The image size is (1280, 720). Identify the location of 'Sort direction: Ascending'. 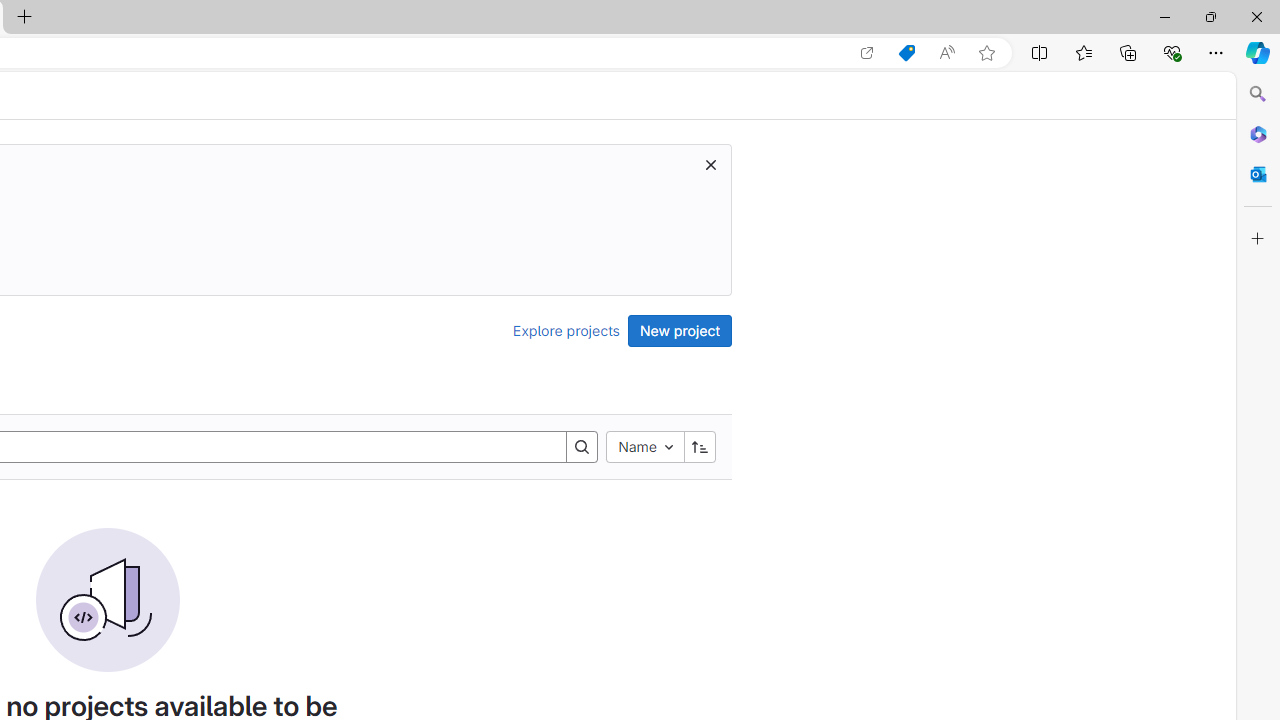
(699, 445).